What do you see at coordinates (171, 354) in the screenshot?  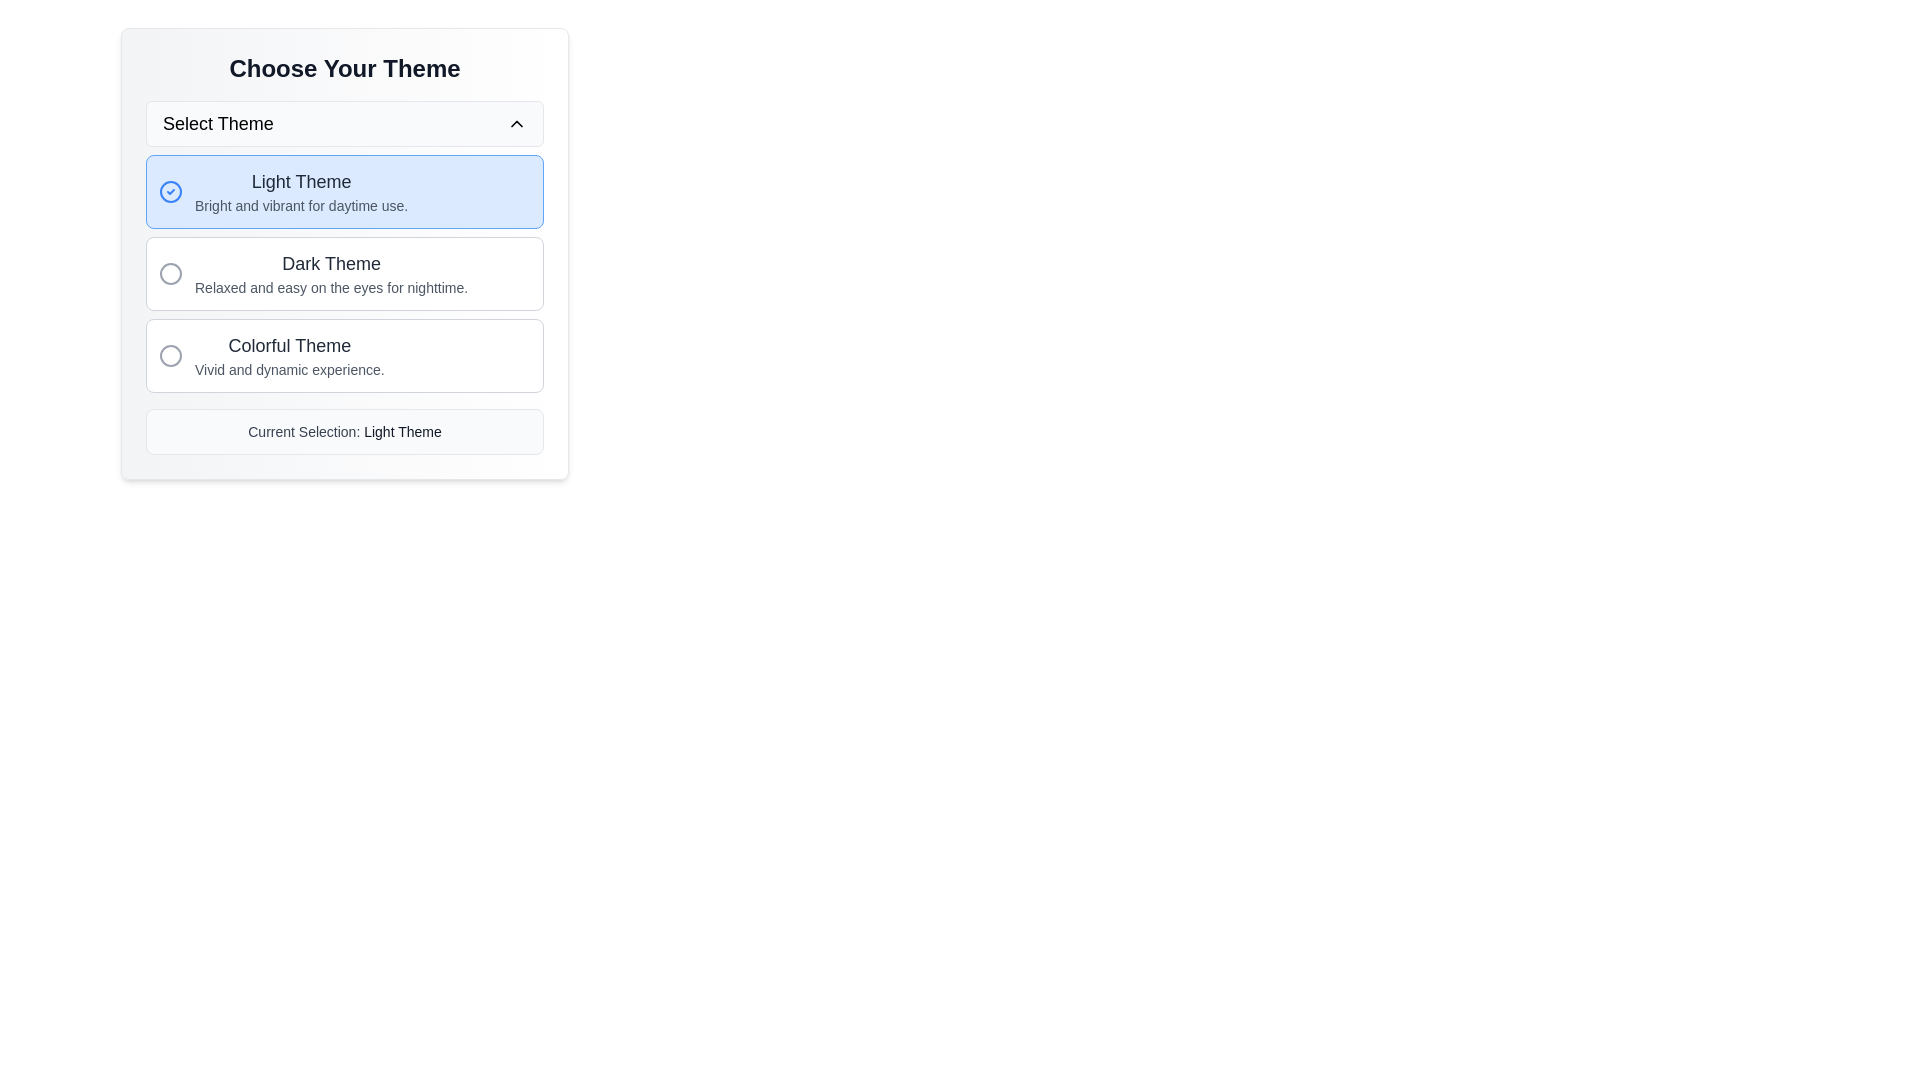 I see `the inner filled circle of the circular icon associated with the 'Colorful Theme' option, which is located to the left of the selection in a vertical list in the modal` at bounding box center [171, 354].